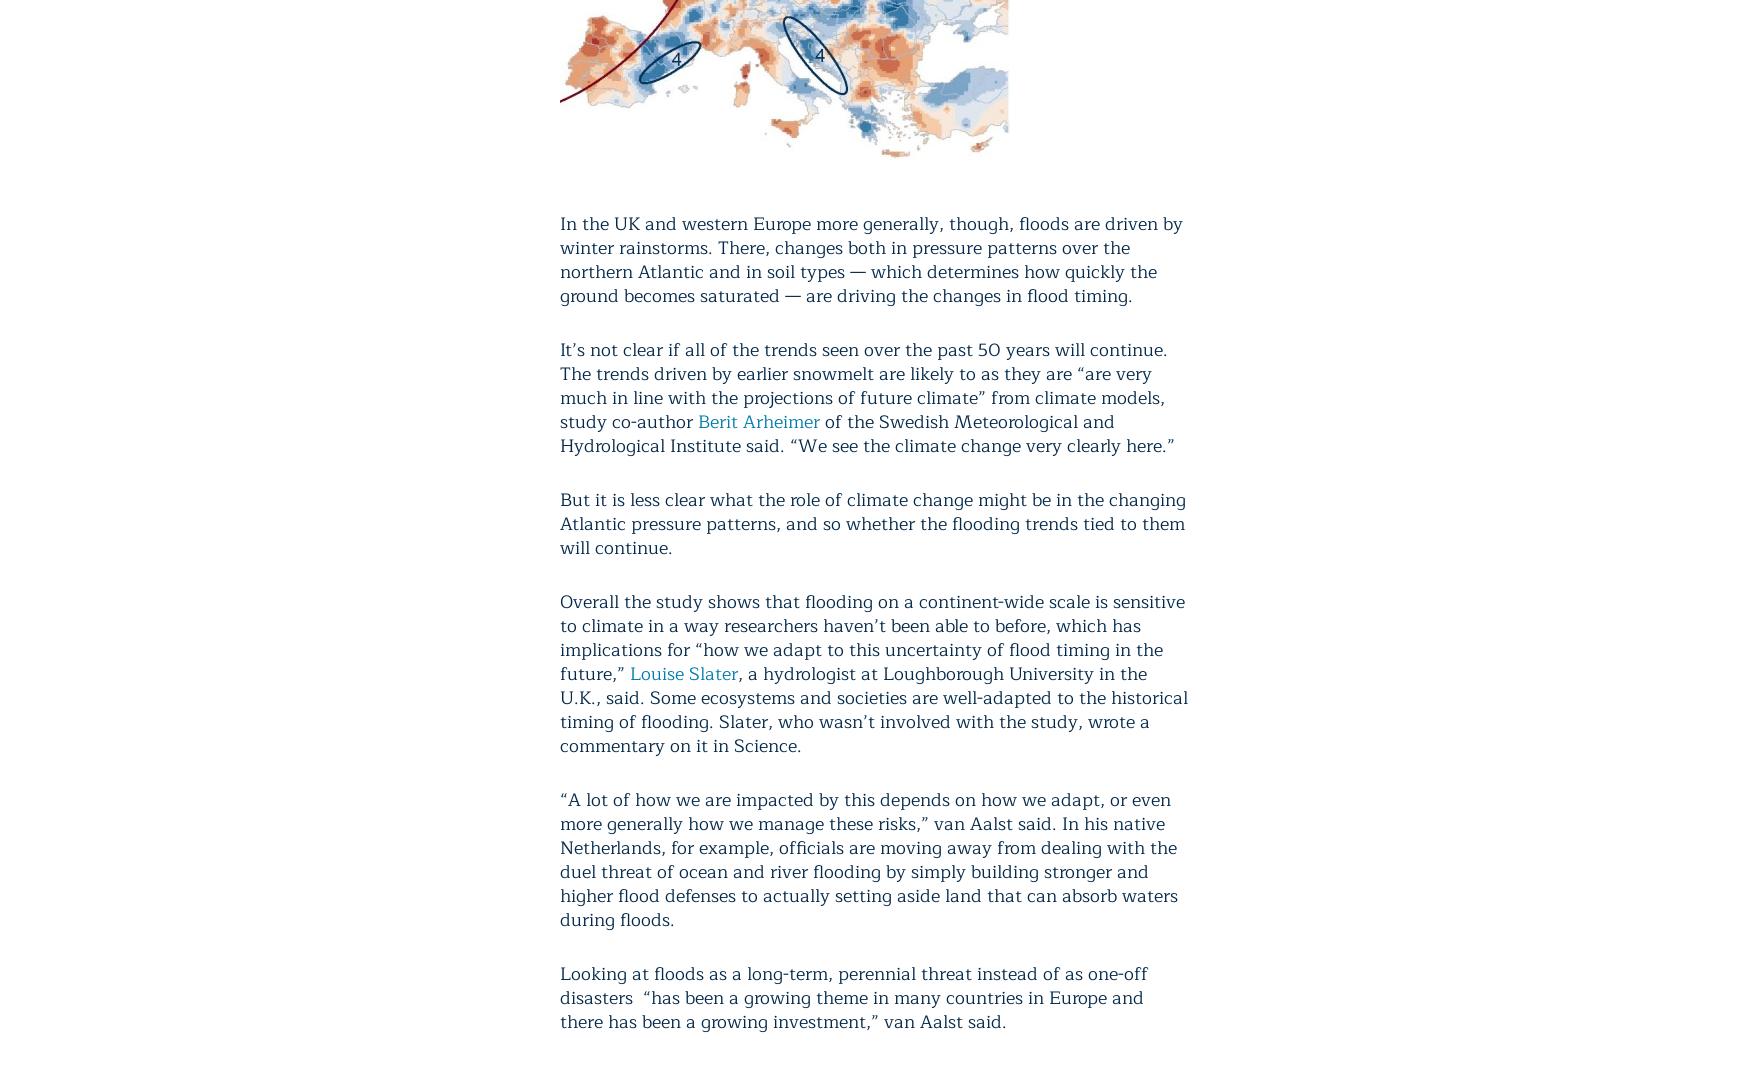  Describe the element at coordinates (559, 432) in the screenshot. I see `'of the Swedish Meteorological and Hydrological Institute said. “We see the climate change very clearly here.”'` at that location.